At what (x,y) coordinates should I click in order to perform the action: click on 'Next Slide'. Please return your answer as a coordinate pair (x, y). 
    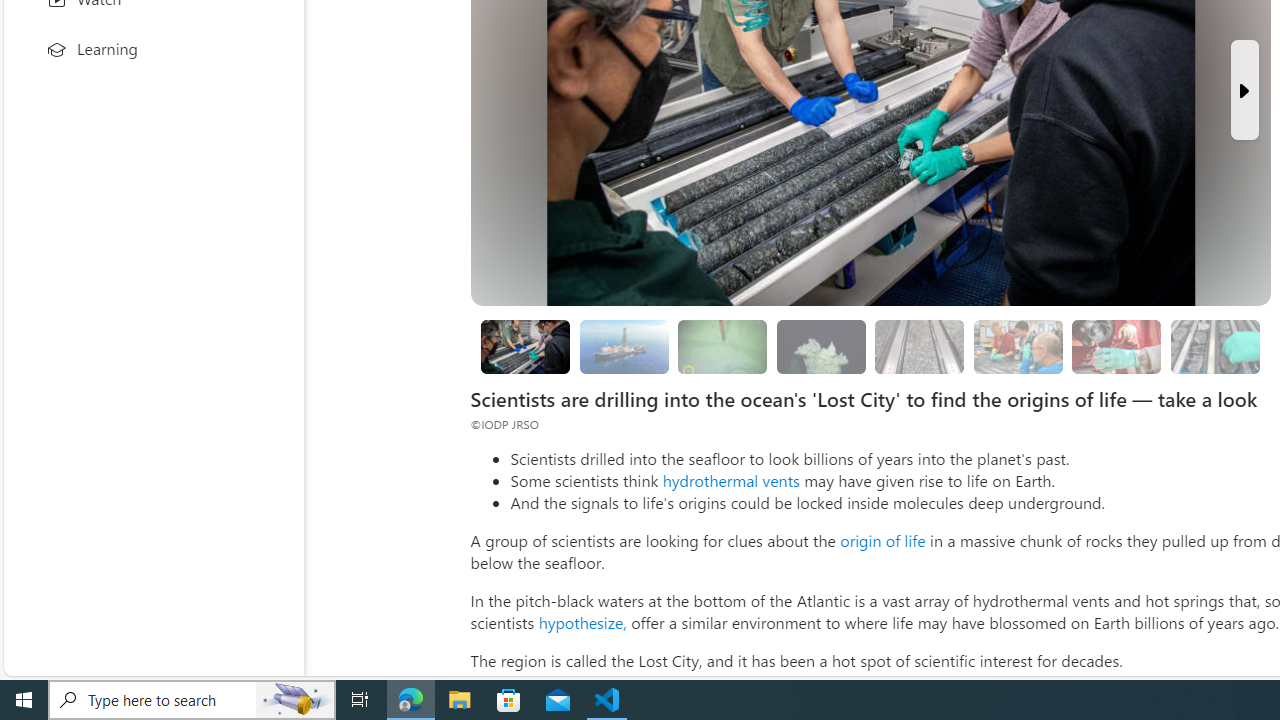
    Looking at the image, I should click on (1243, 90).